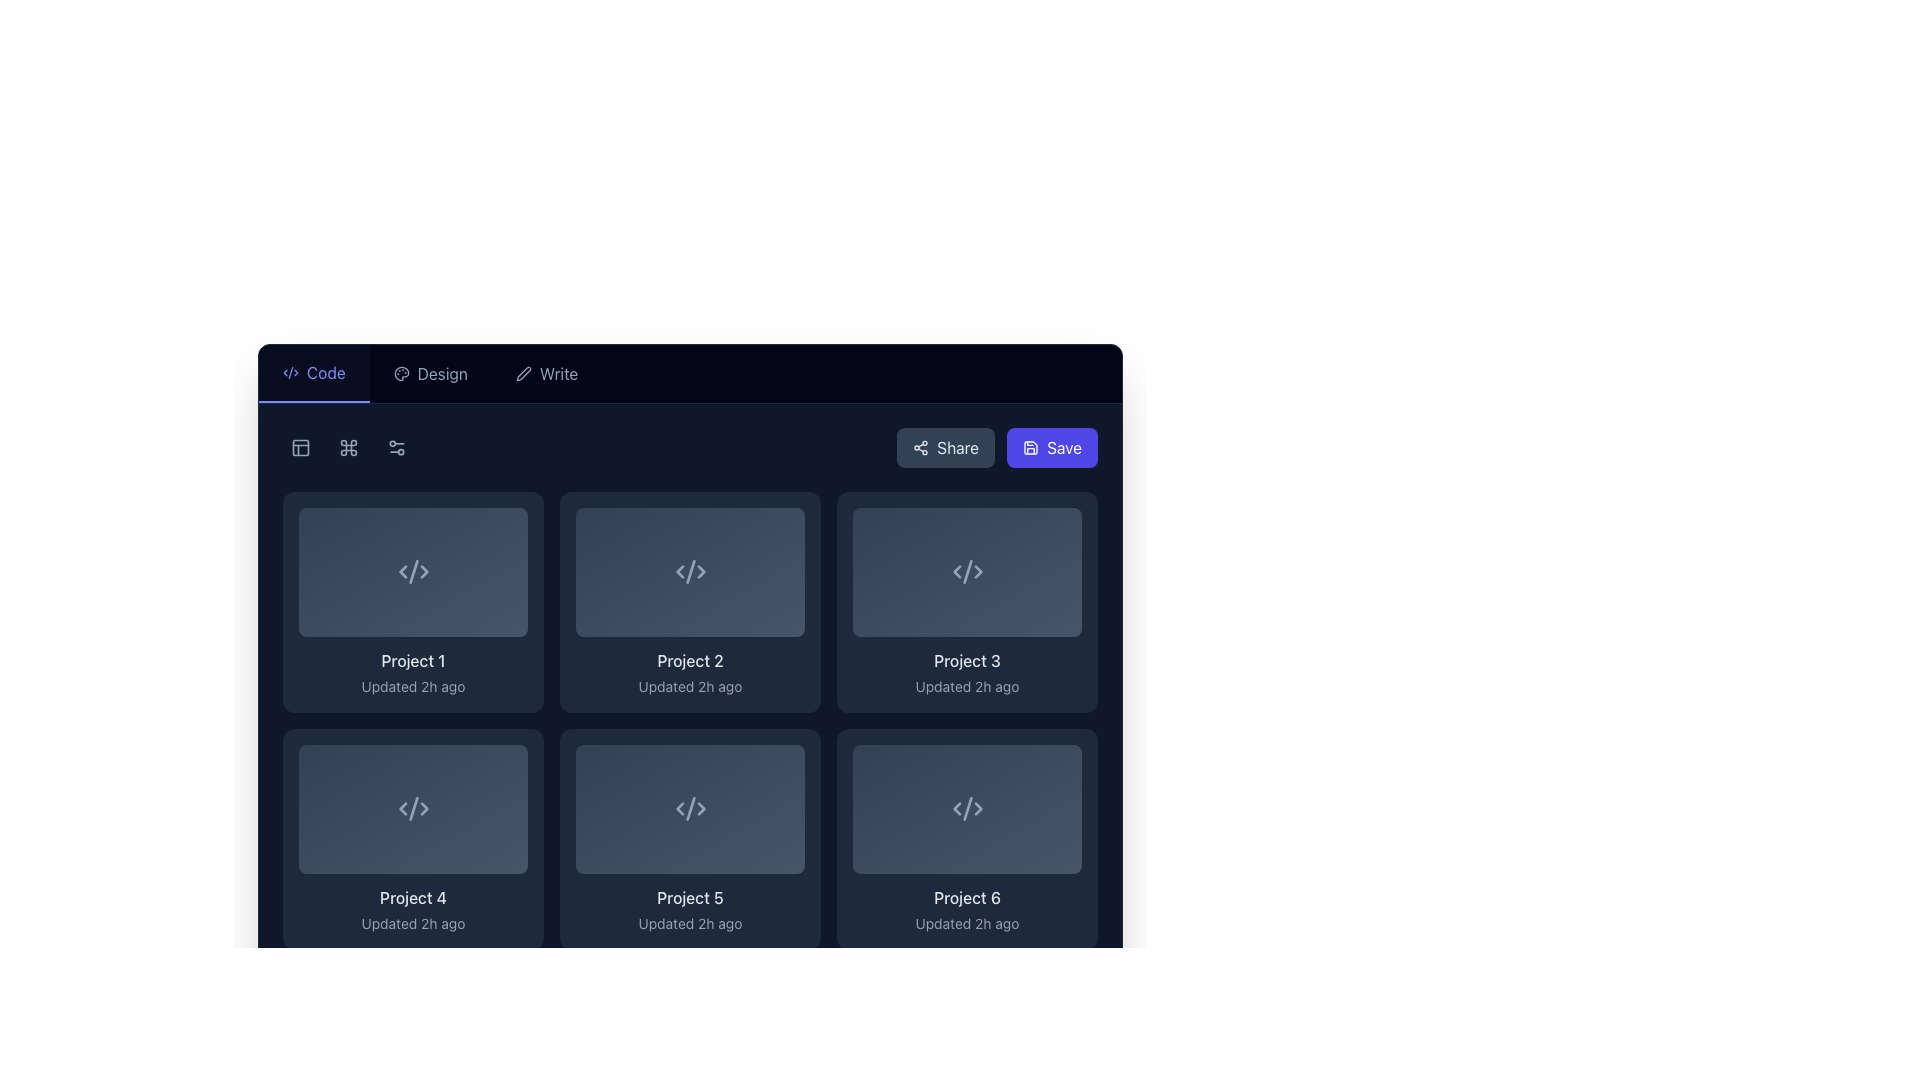 This screenshot has width=1920, height=1080. Describe the element at coordinates (412, 923) in the screenshot. I see `the Text label that indicates the last update timestamp for the project, positioned below 'Project 4'` at that location.